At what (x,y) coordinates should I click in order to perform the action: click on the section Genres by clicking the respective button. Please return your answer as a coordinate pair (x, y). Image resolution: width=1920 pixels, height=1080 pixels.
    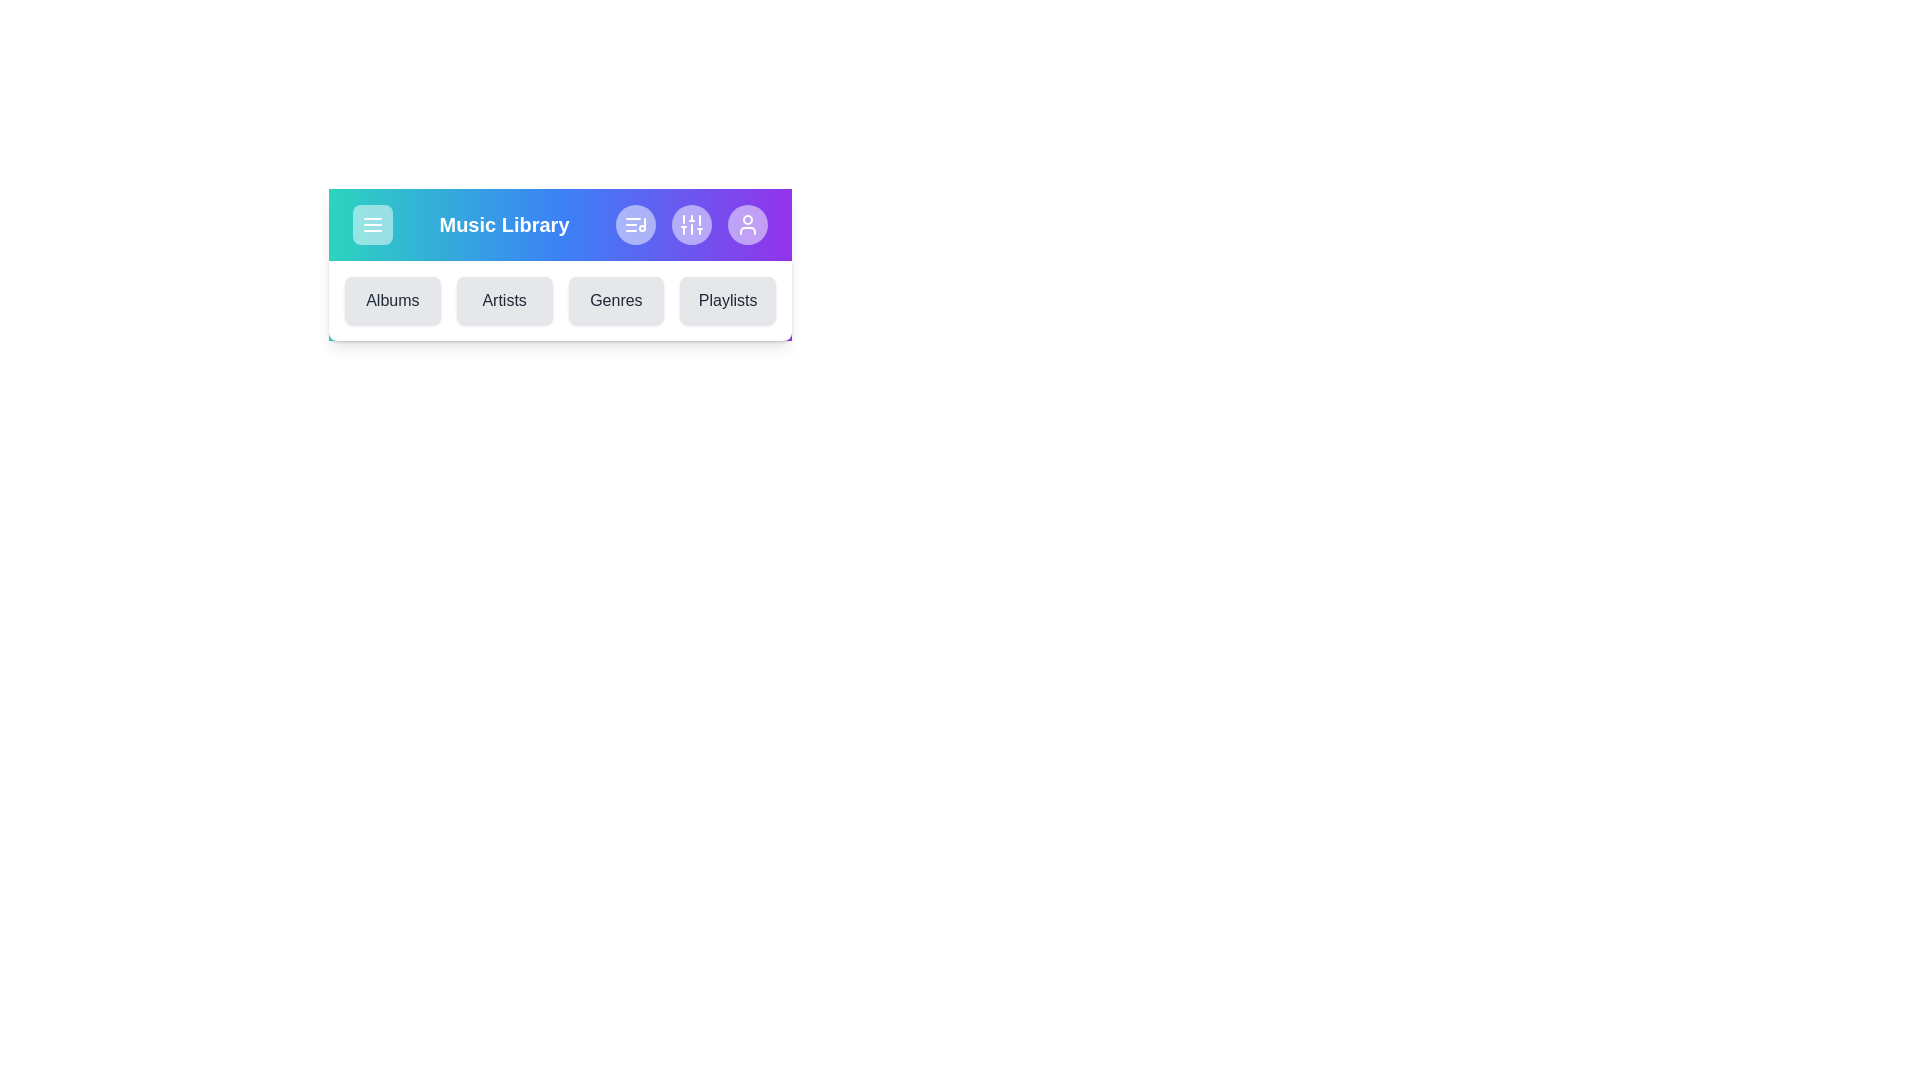
    Looking at the image, I should click on (615, 300).